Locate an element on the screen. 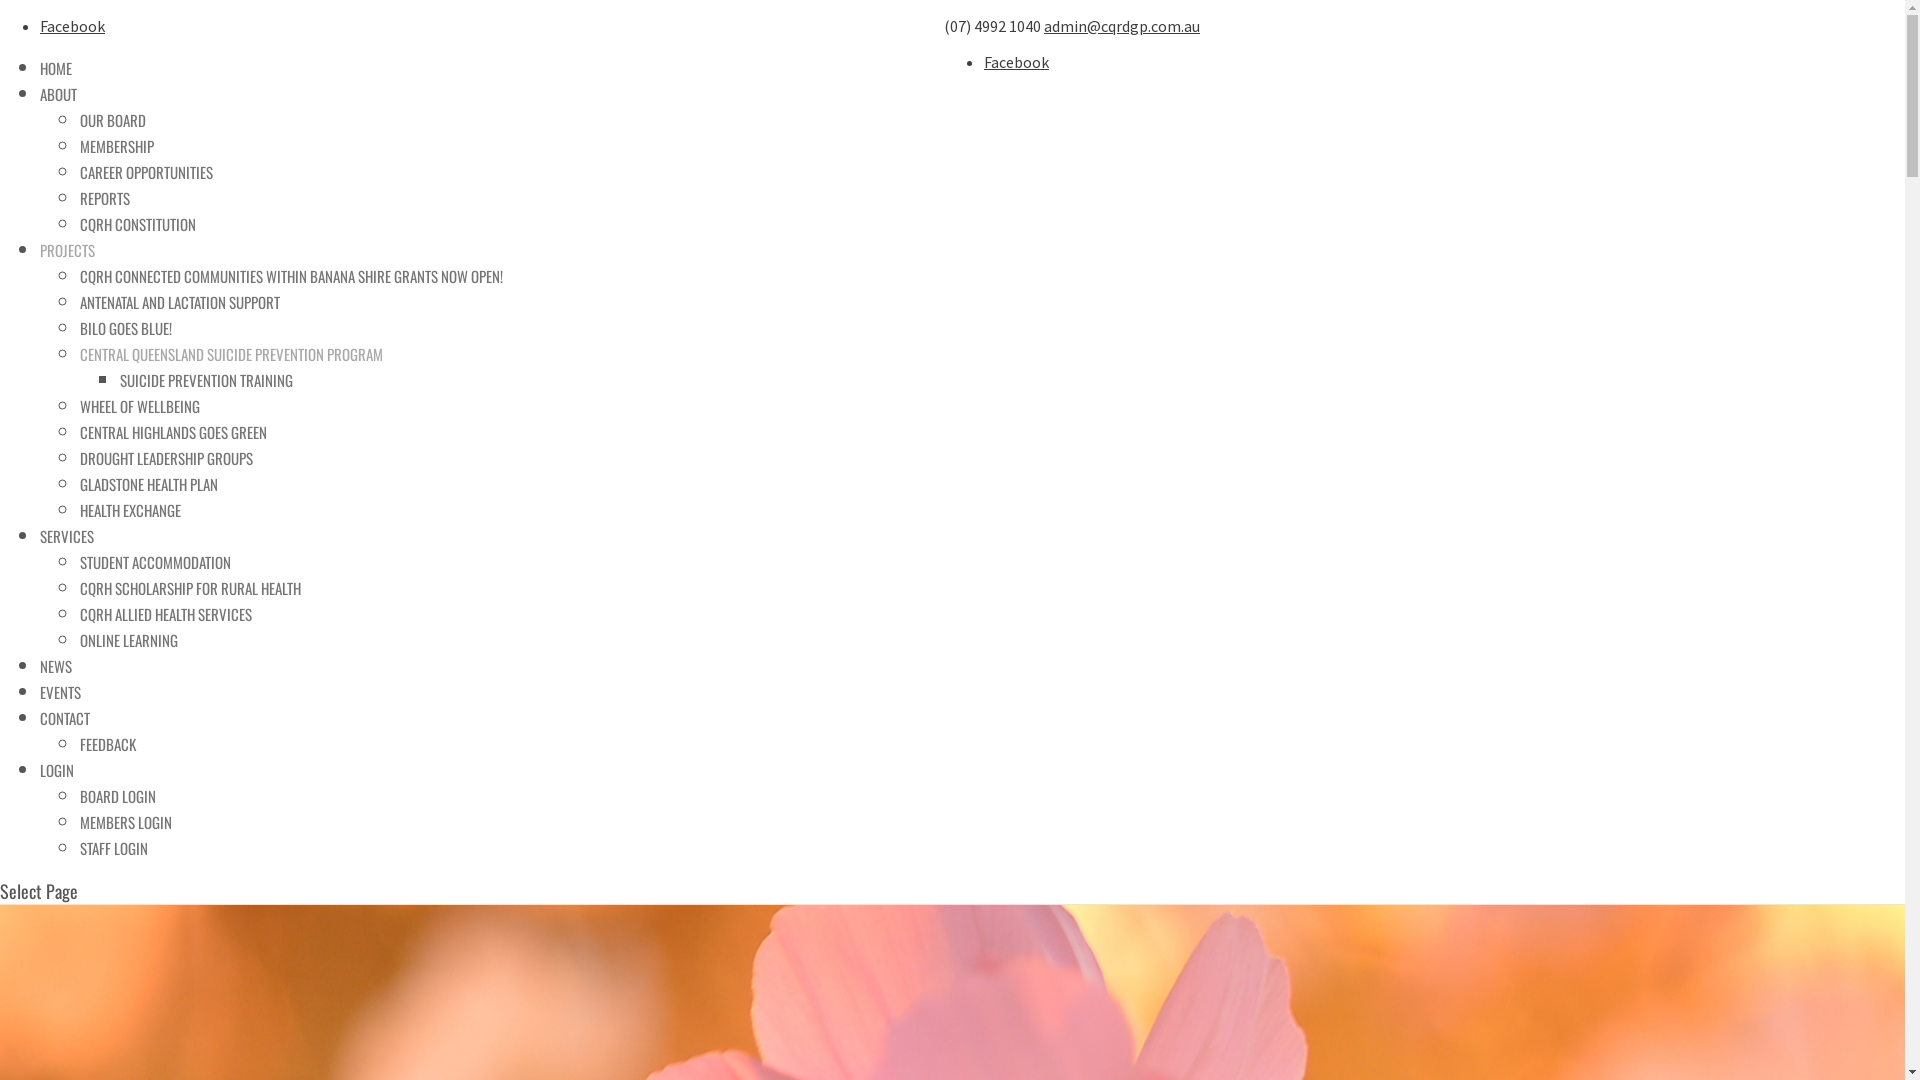  'MEMBERSHIP' is located at coordinates (80, 145).